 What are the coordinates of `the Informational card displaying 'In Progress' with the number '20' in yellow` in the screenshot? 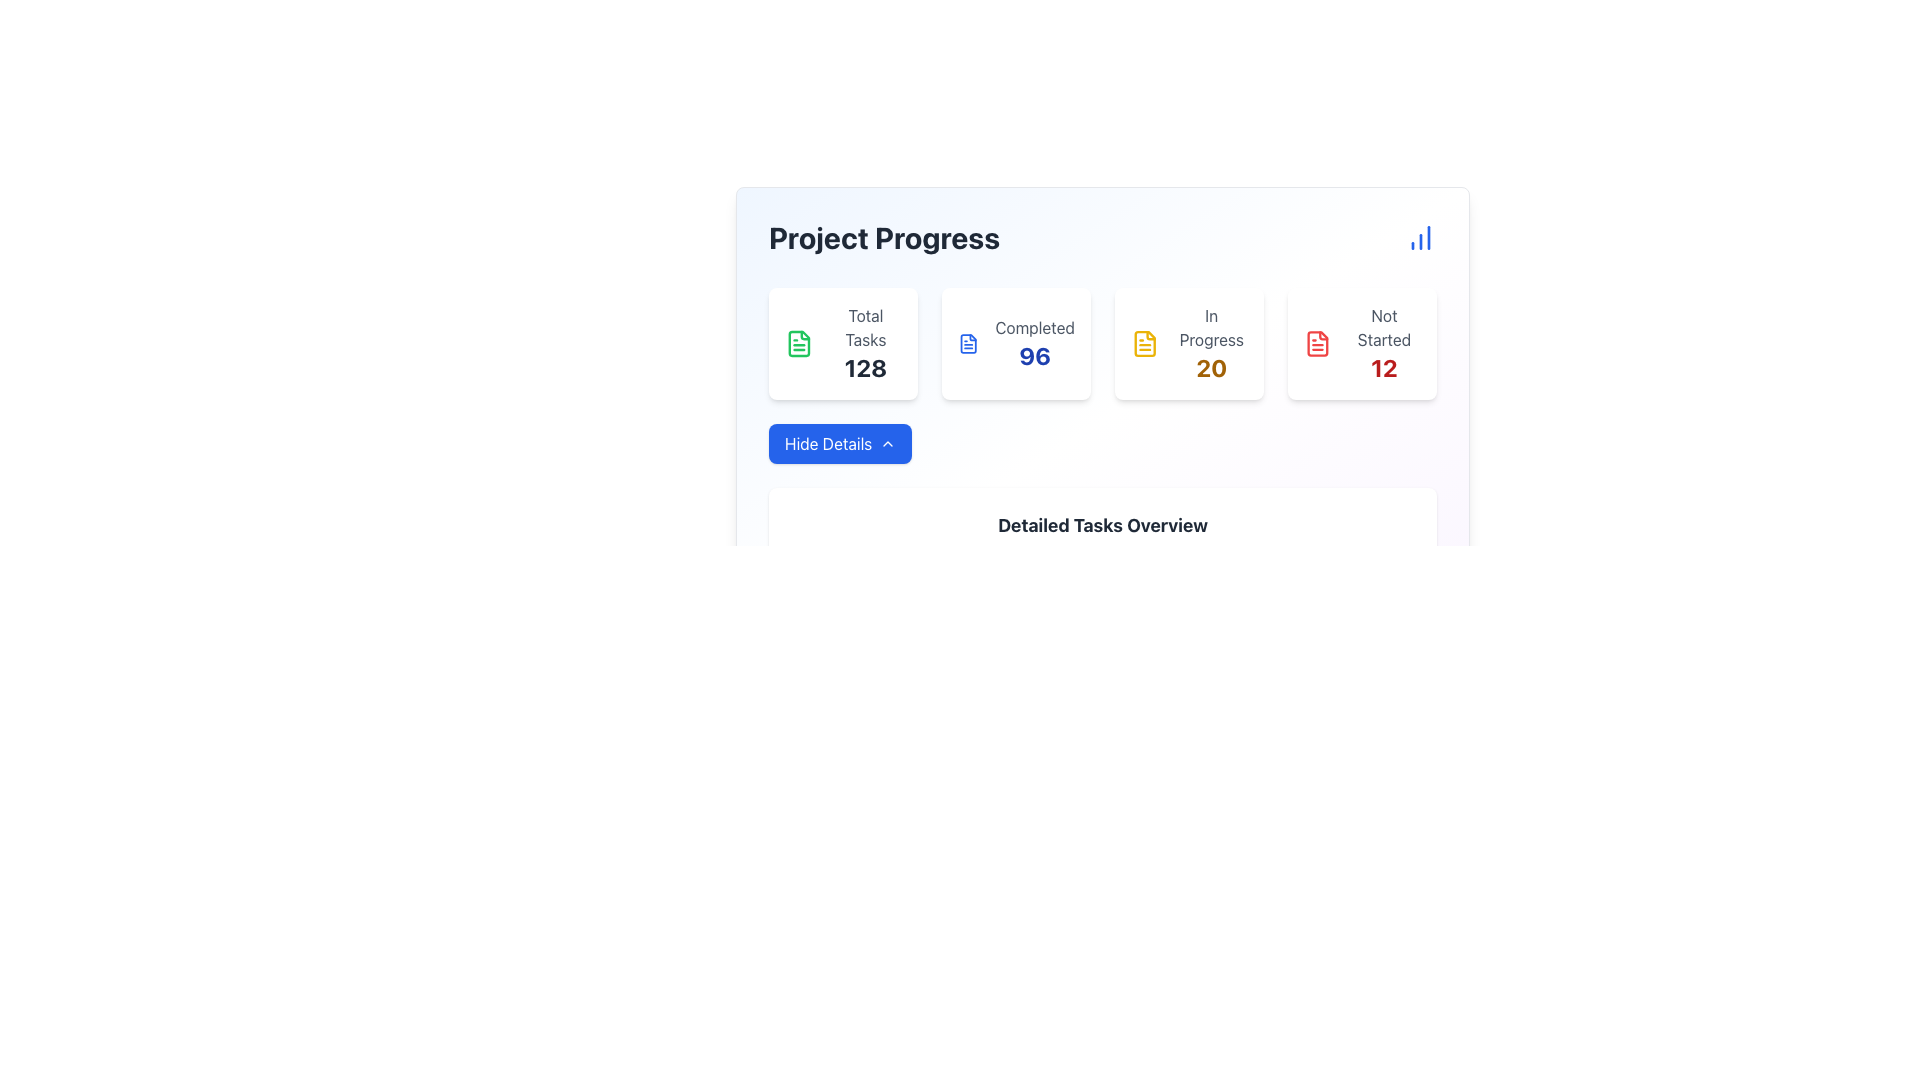 It's located at (1189, 342).